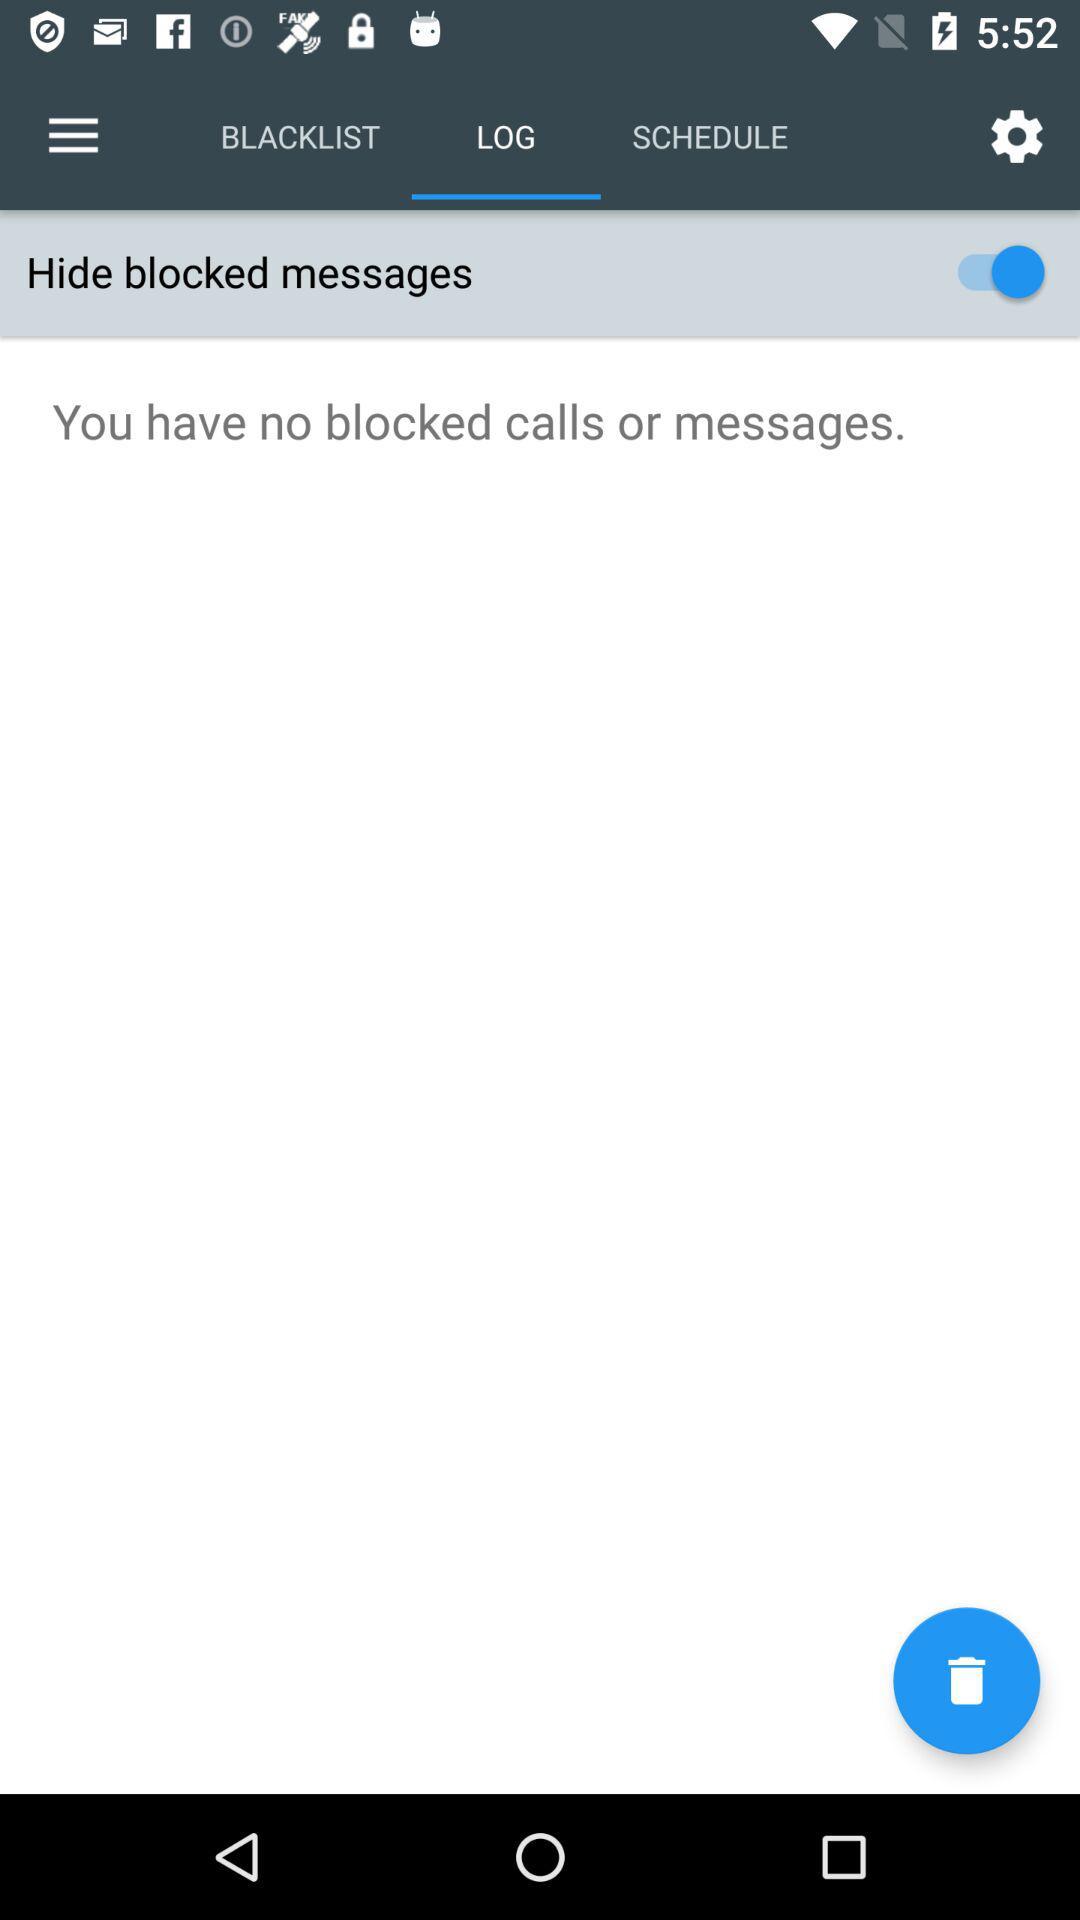 Image resolution: width=1080 pixels, height=1920 pixels. Describe the element at coordinates (1017, 135) in the screenshot. I see `the icon above hide blocked messages item` at that location.